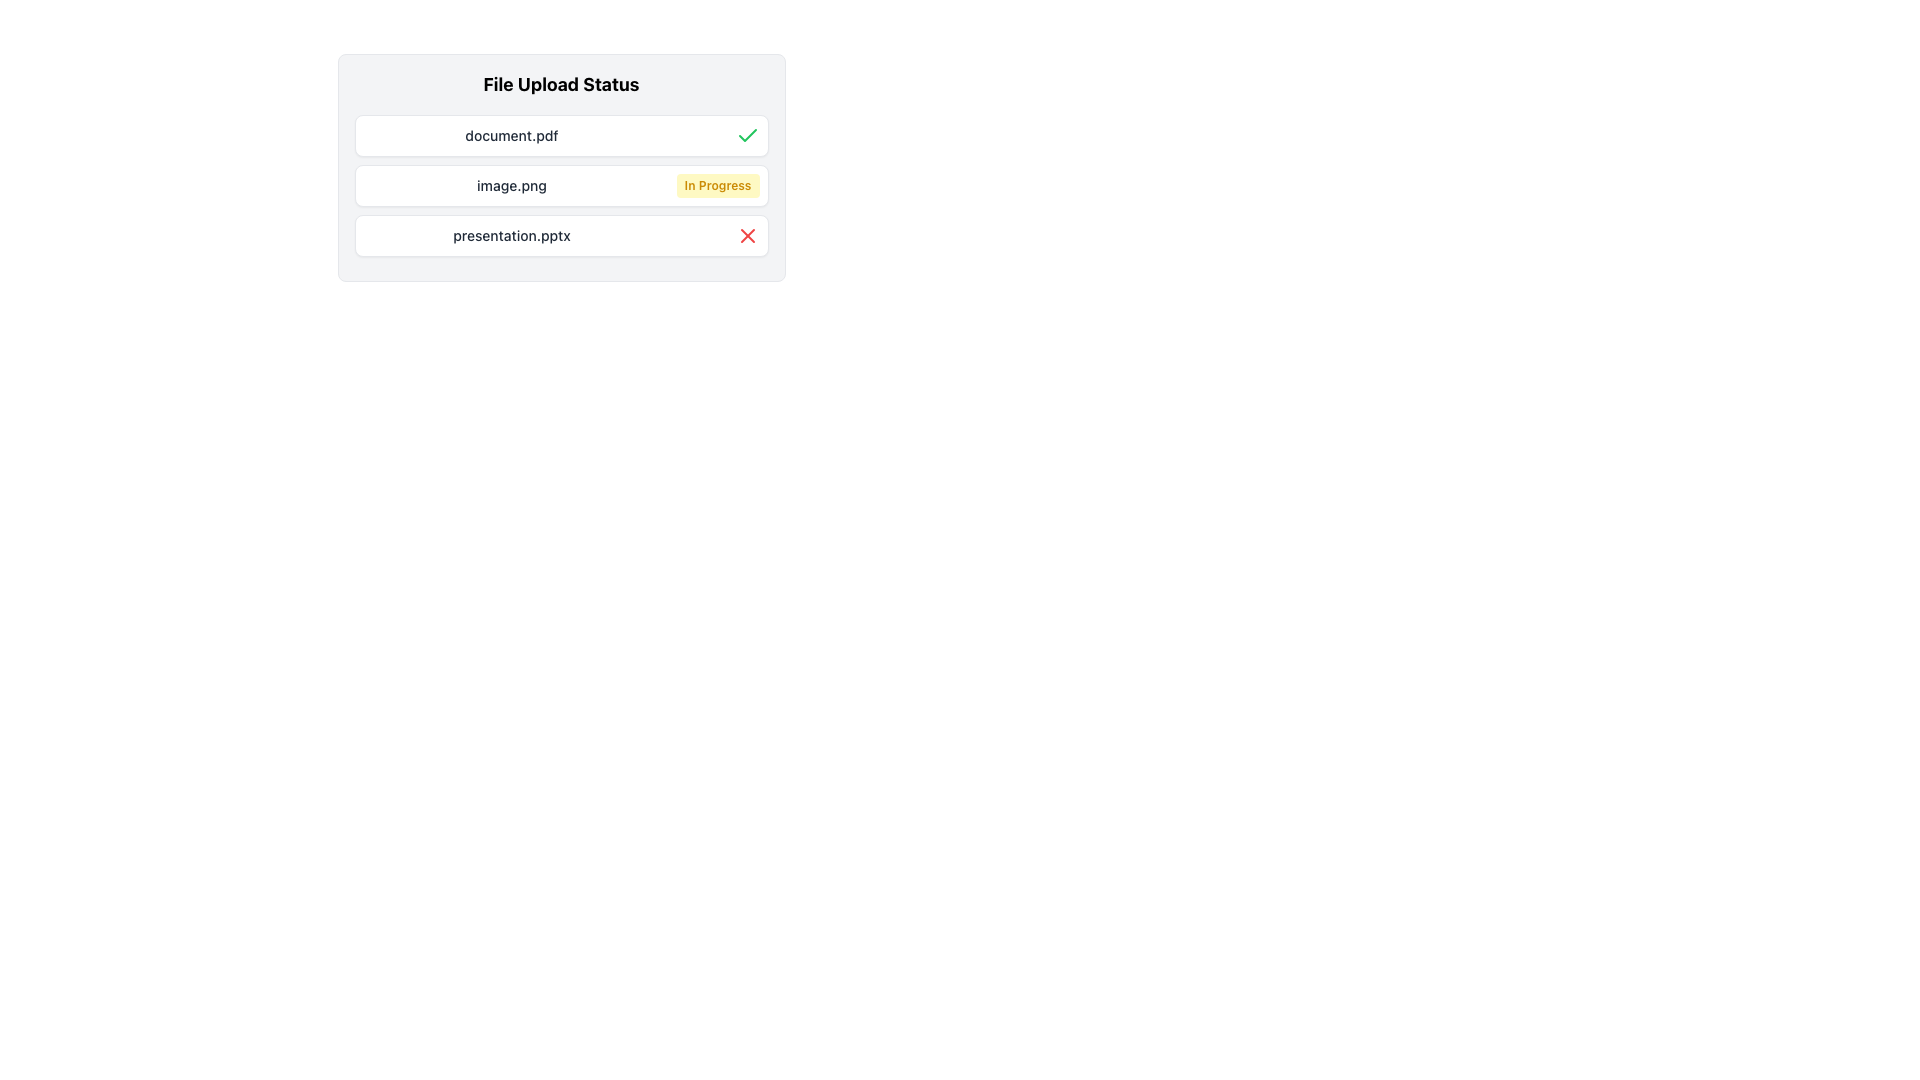 This screenshot has height=1080, width=1920. Describe the element at coordinates (560, 234) in the screenshot. I see `the 'presentation.pptx' list item, which is the third item under the 'File Upload Status' header` at that location.